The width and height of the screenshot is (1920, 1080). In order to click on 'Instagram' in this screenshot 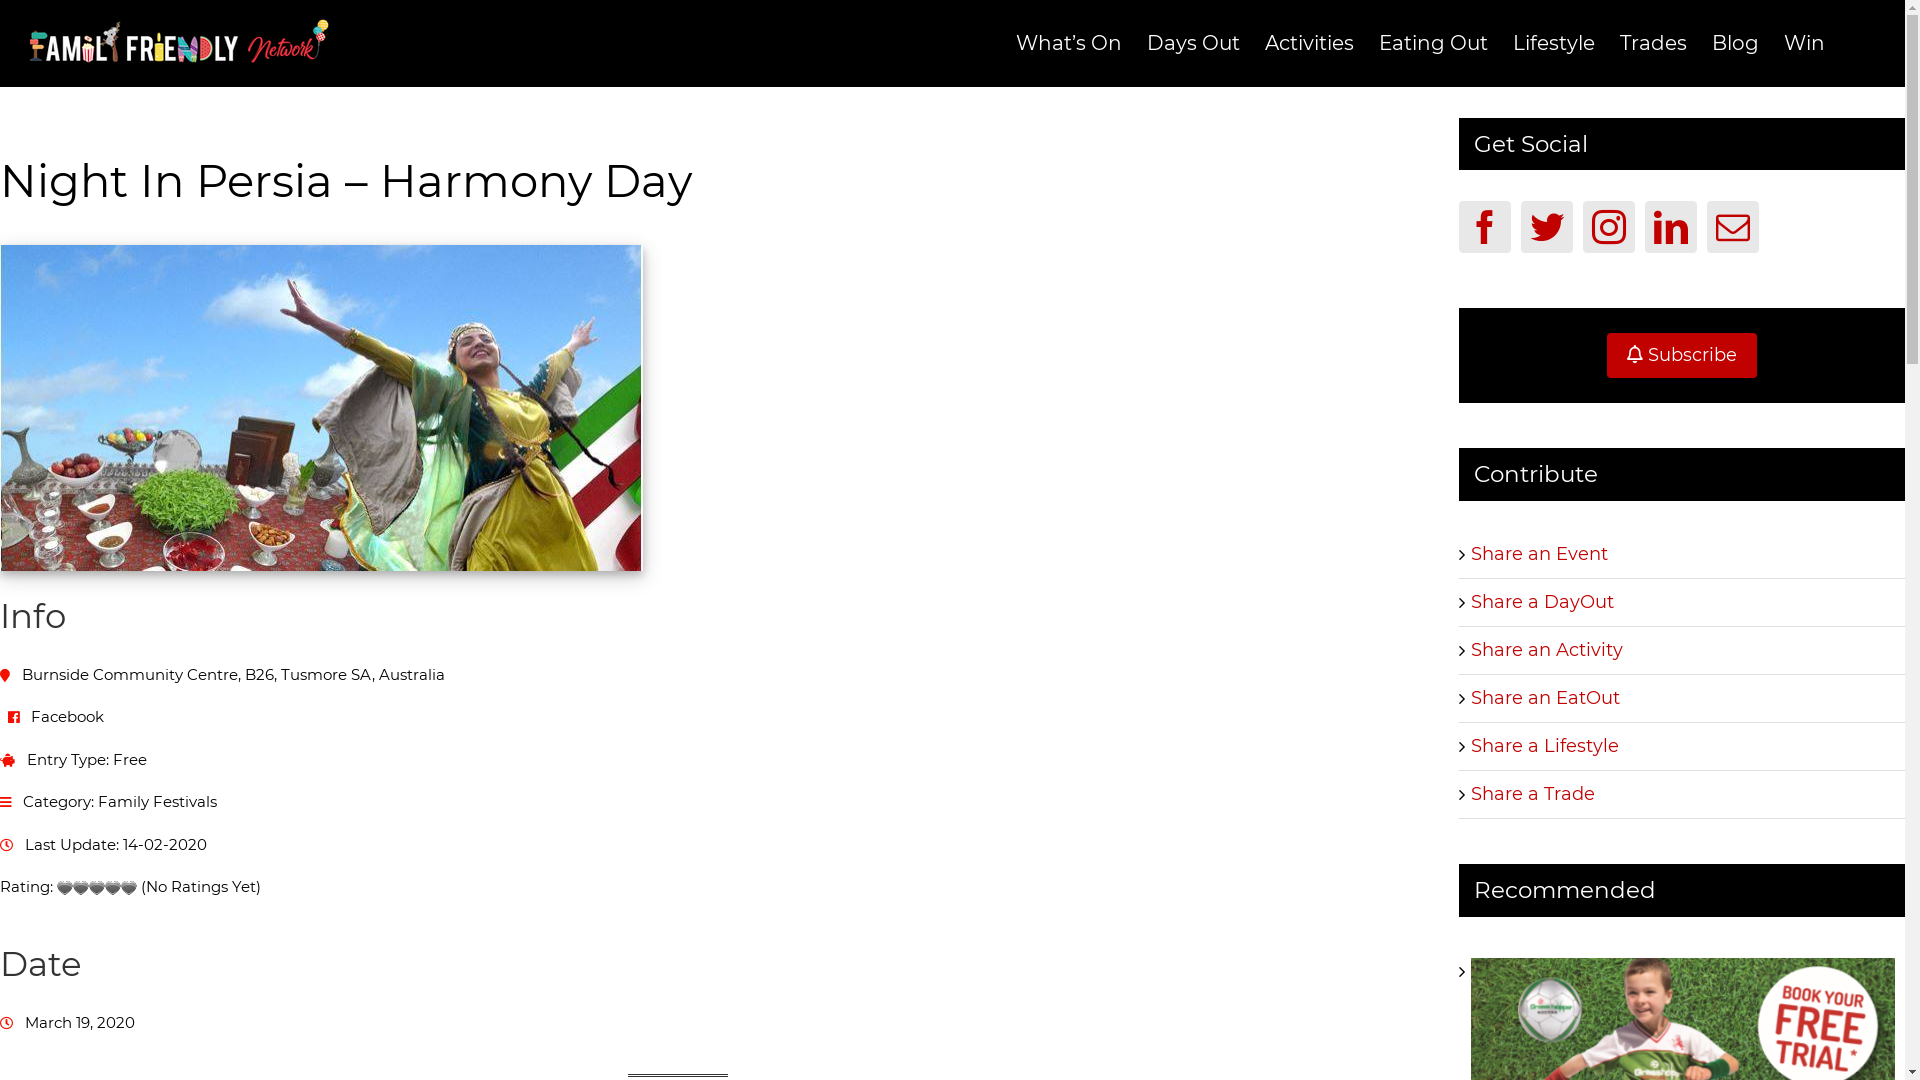, I will do `click(1608, 226)`.